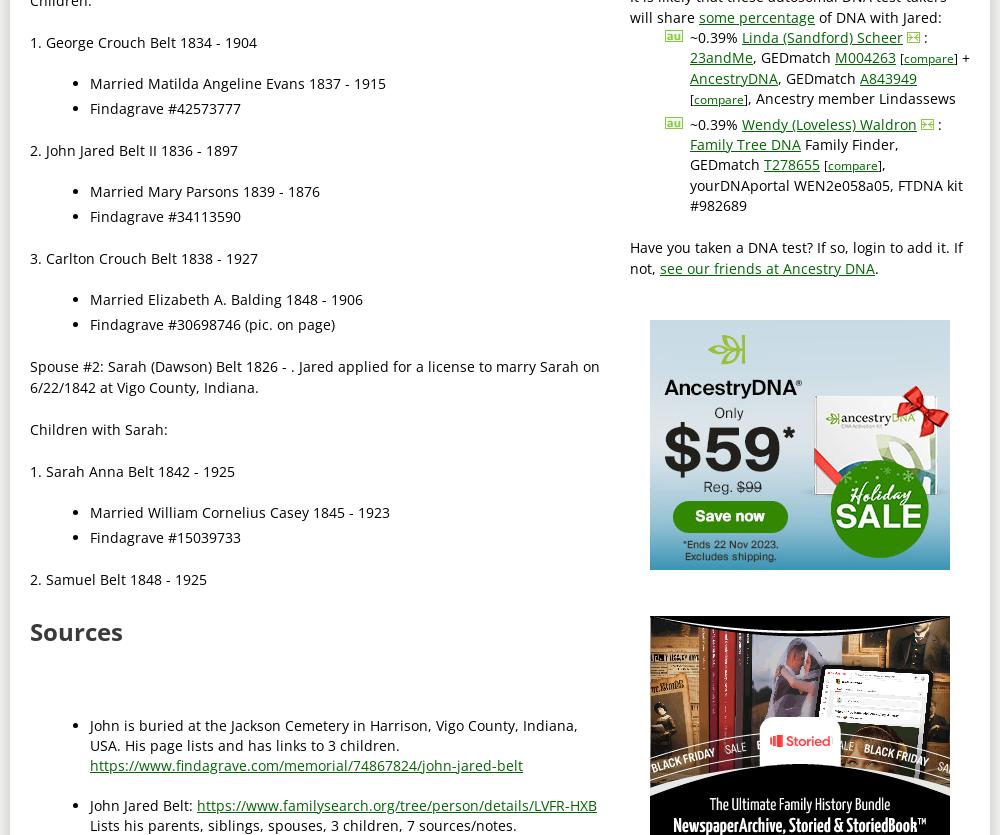  I want to click on '.', so click(875, 267).